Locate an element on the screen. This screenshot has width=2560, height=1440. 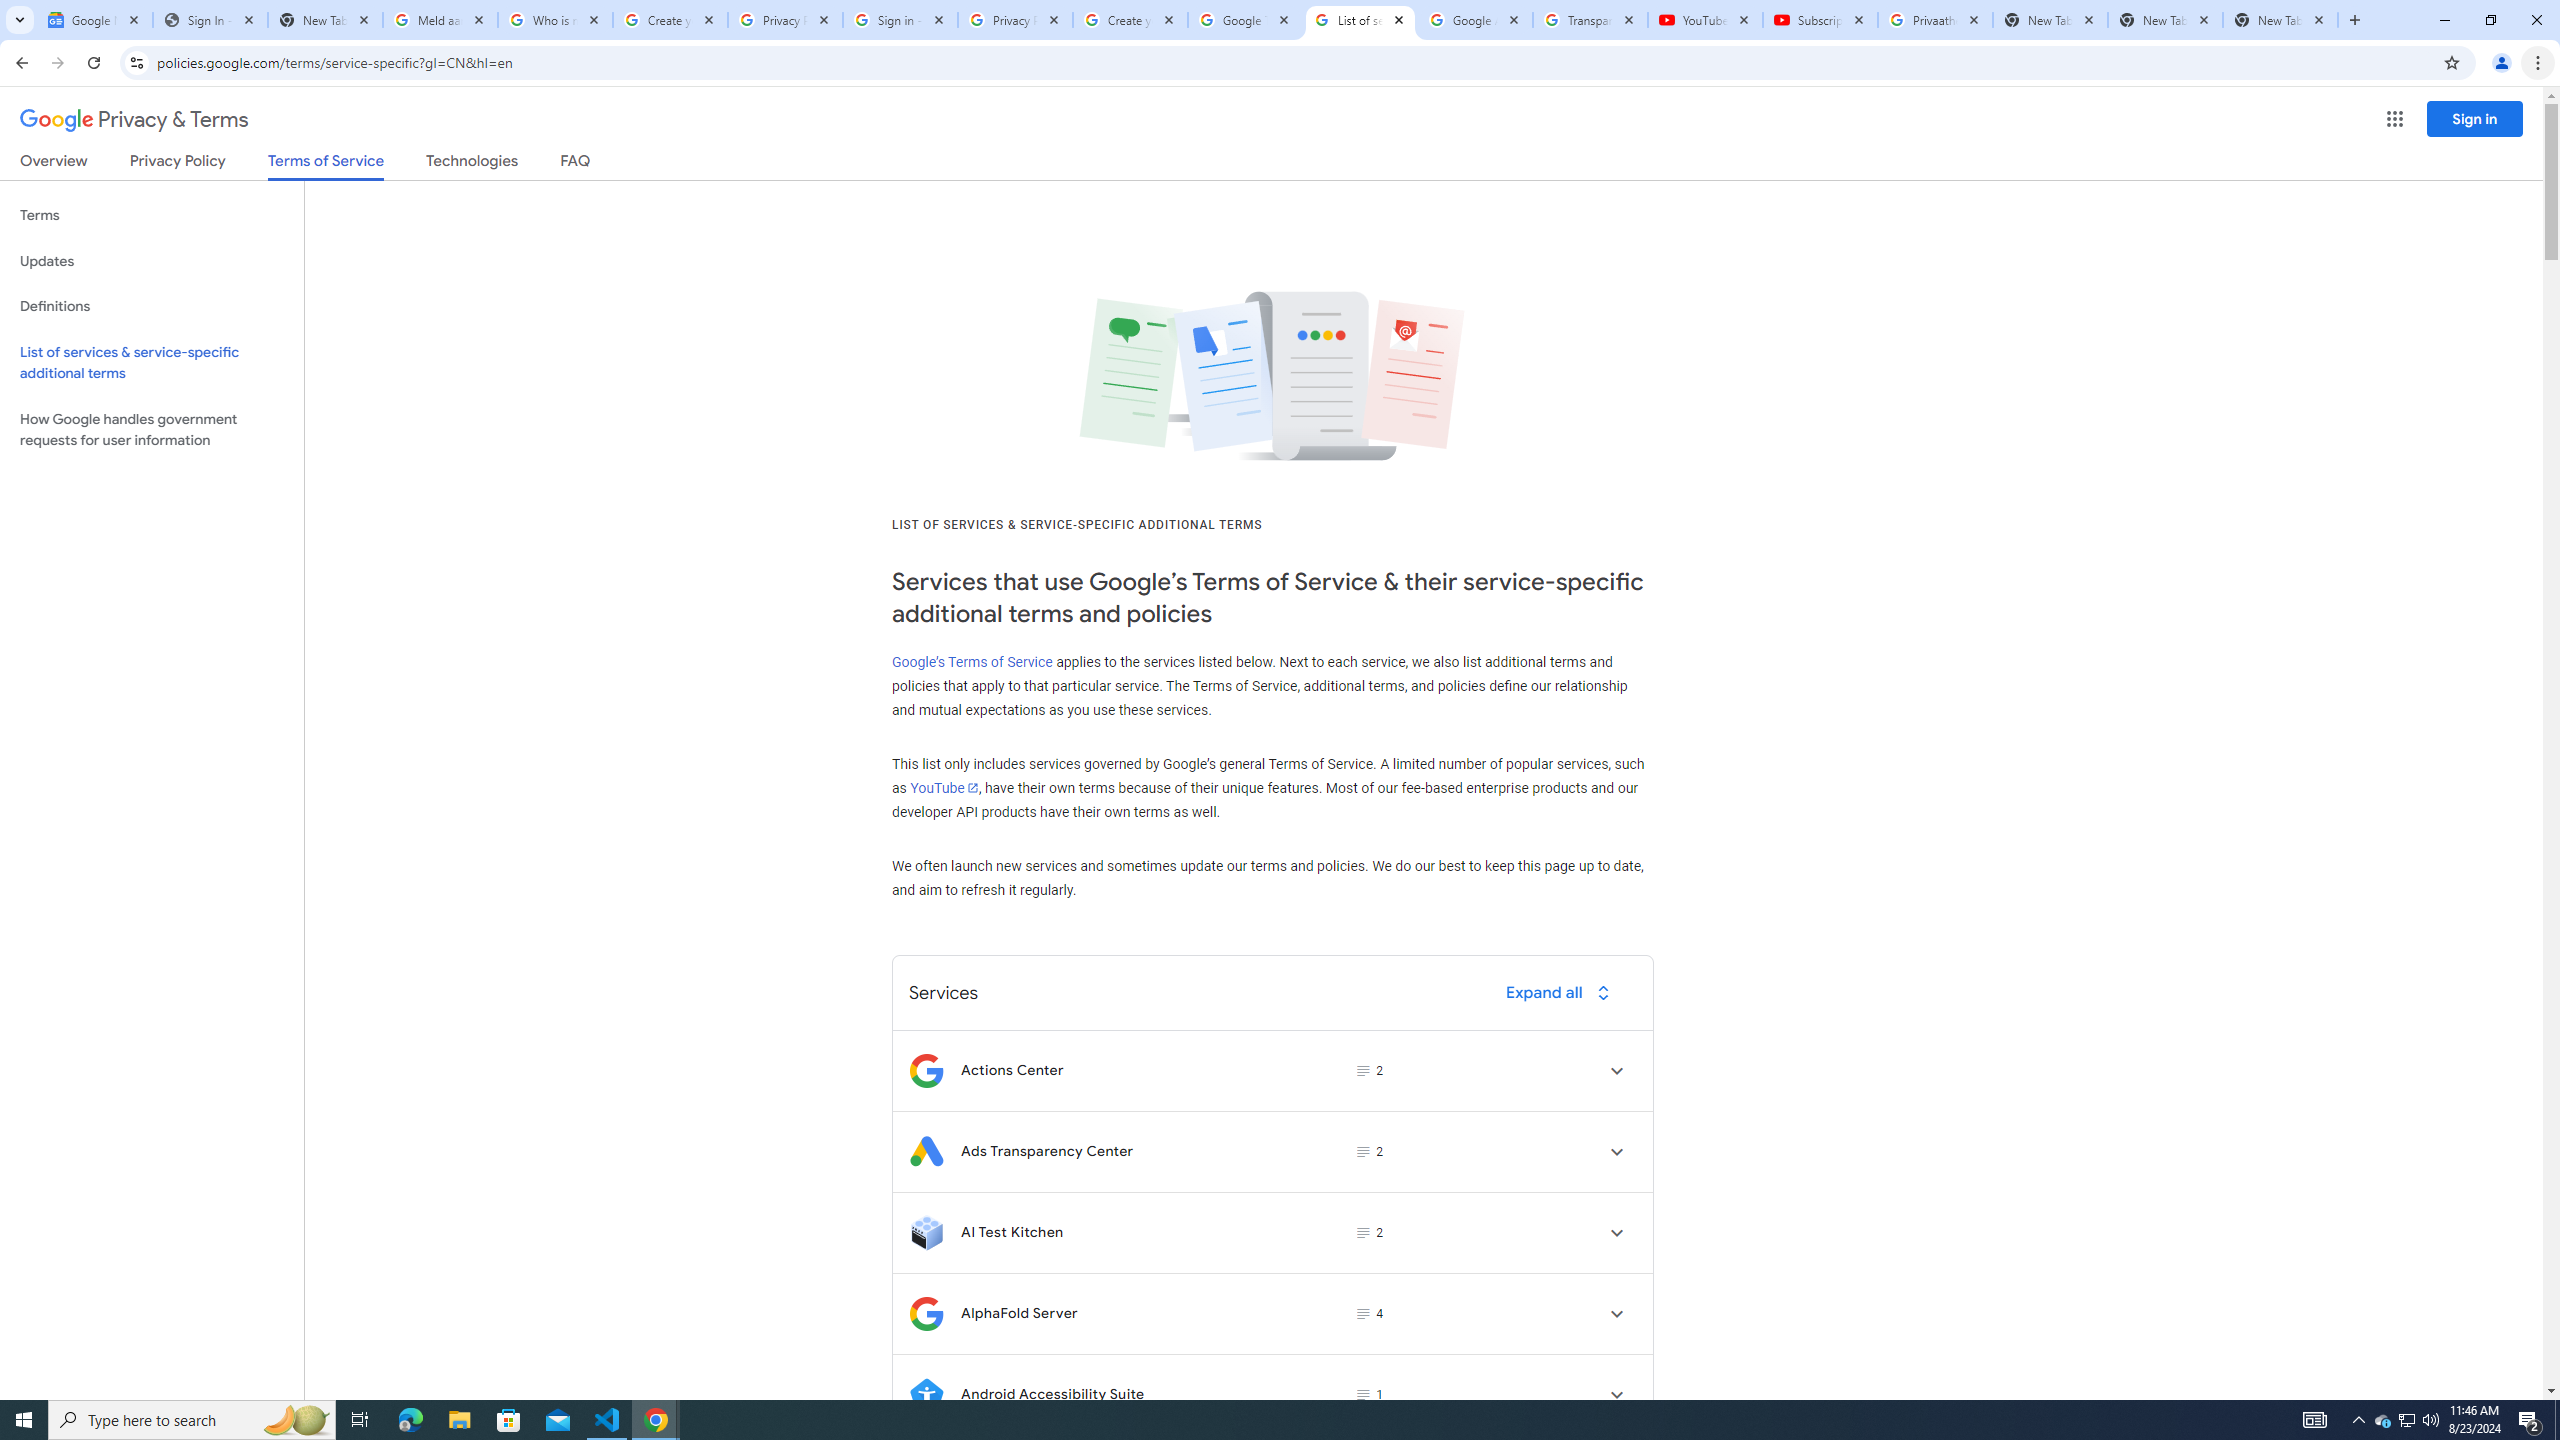
'New Tab' is located at coordinates (2279, 19).